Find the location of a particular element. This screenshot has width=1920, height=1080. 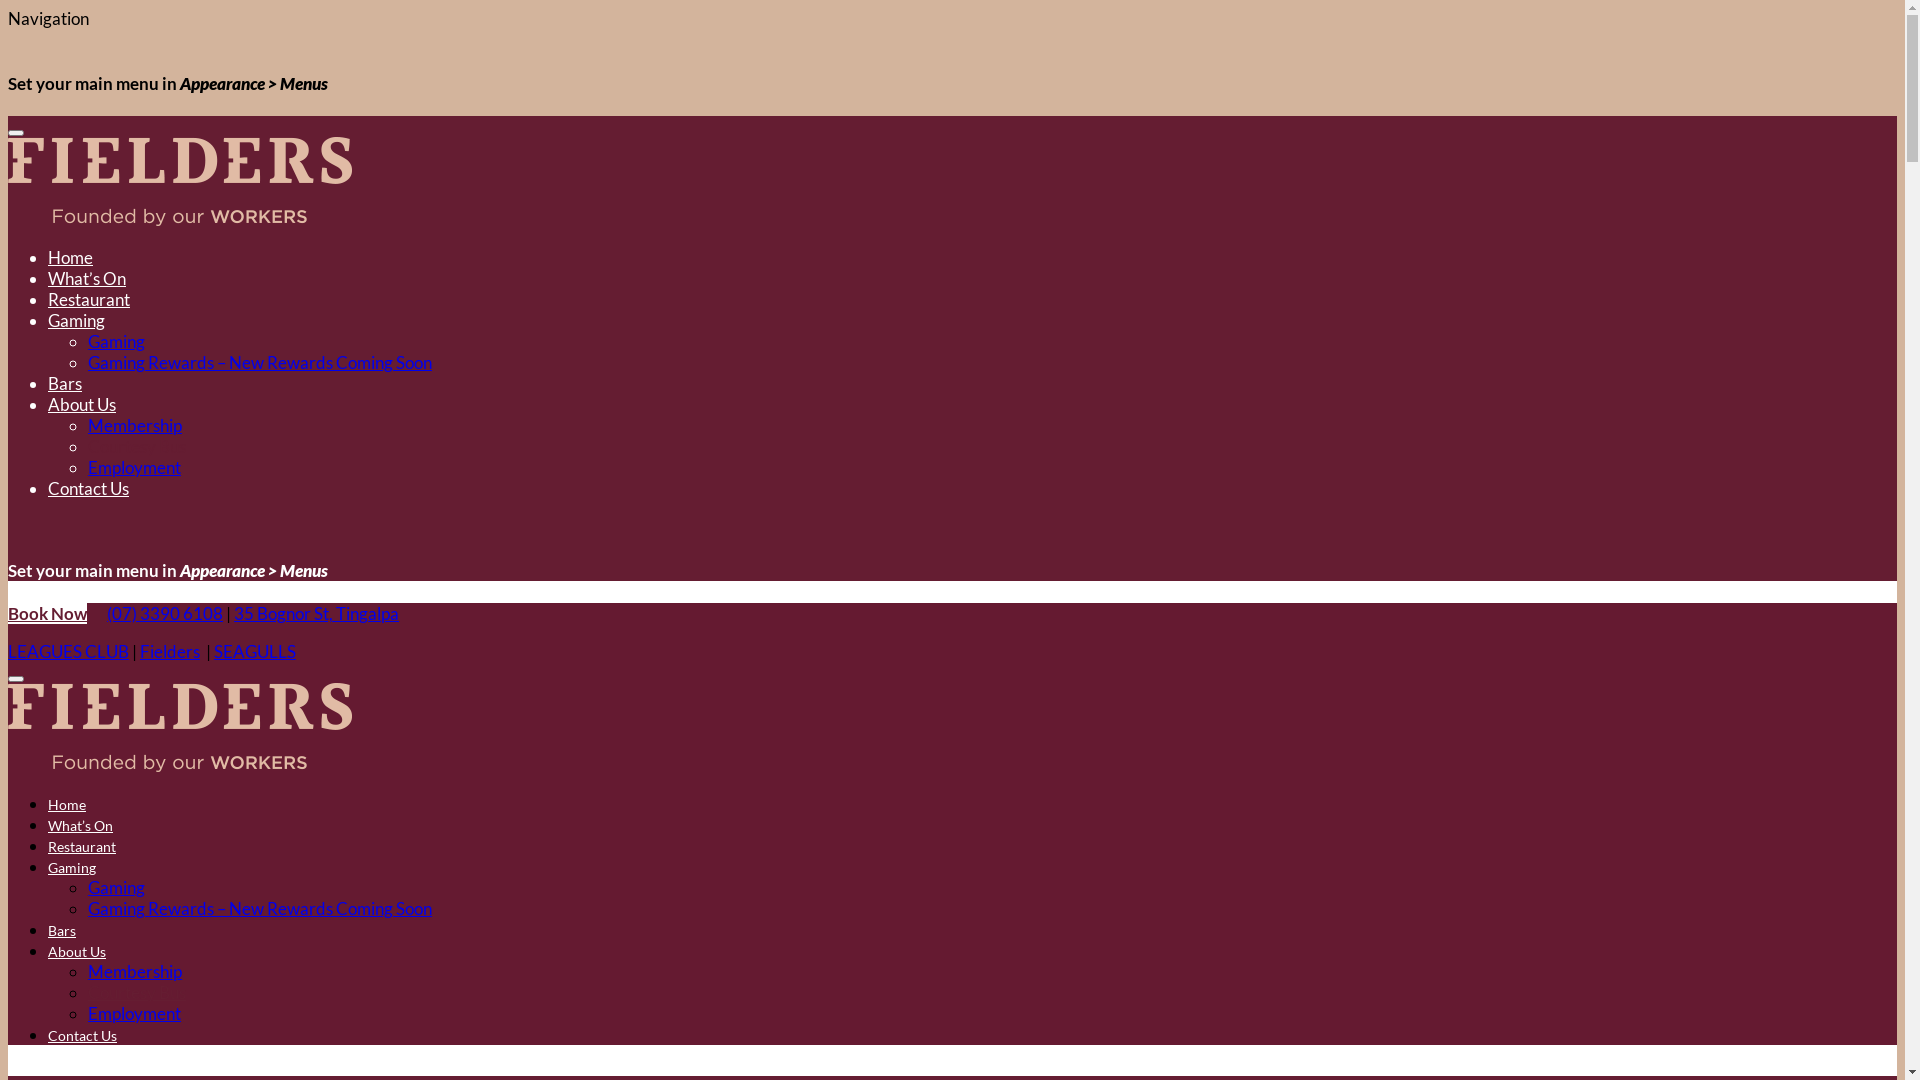

'Gaming' is located at coordinates (115, 340).